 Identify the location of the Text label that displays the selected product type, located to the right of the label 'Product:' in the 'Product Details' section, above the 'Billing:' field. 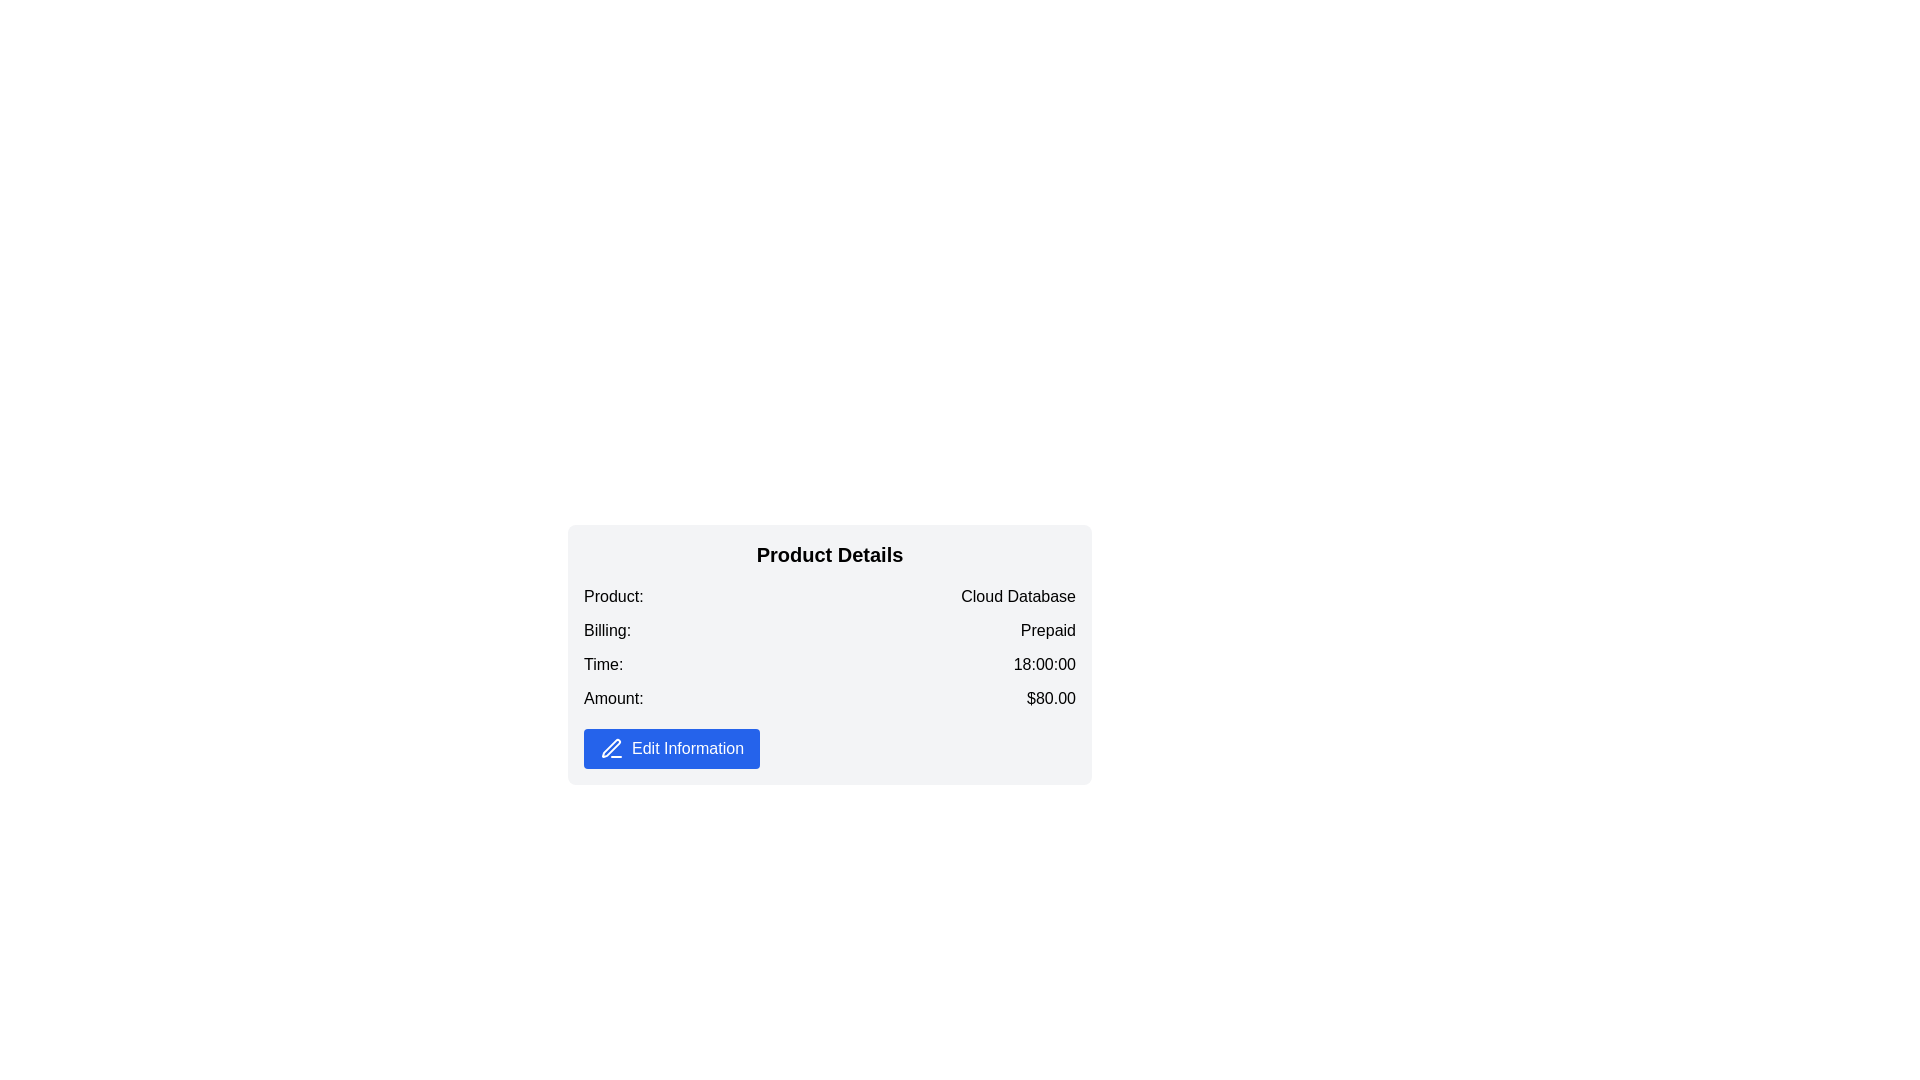
(1018, 596).